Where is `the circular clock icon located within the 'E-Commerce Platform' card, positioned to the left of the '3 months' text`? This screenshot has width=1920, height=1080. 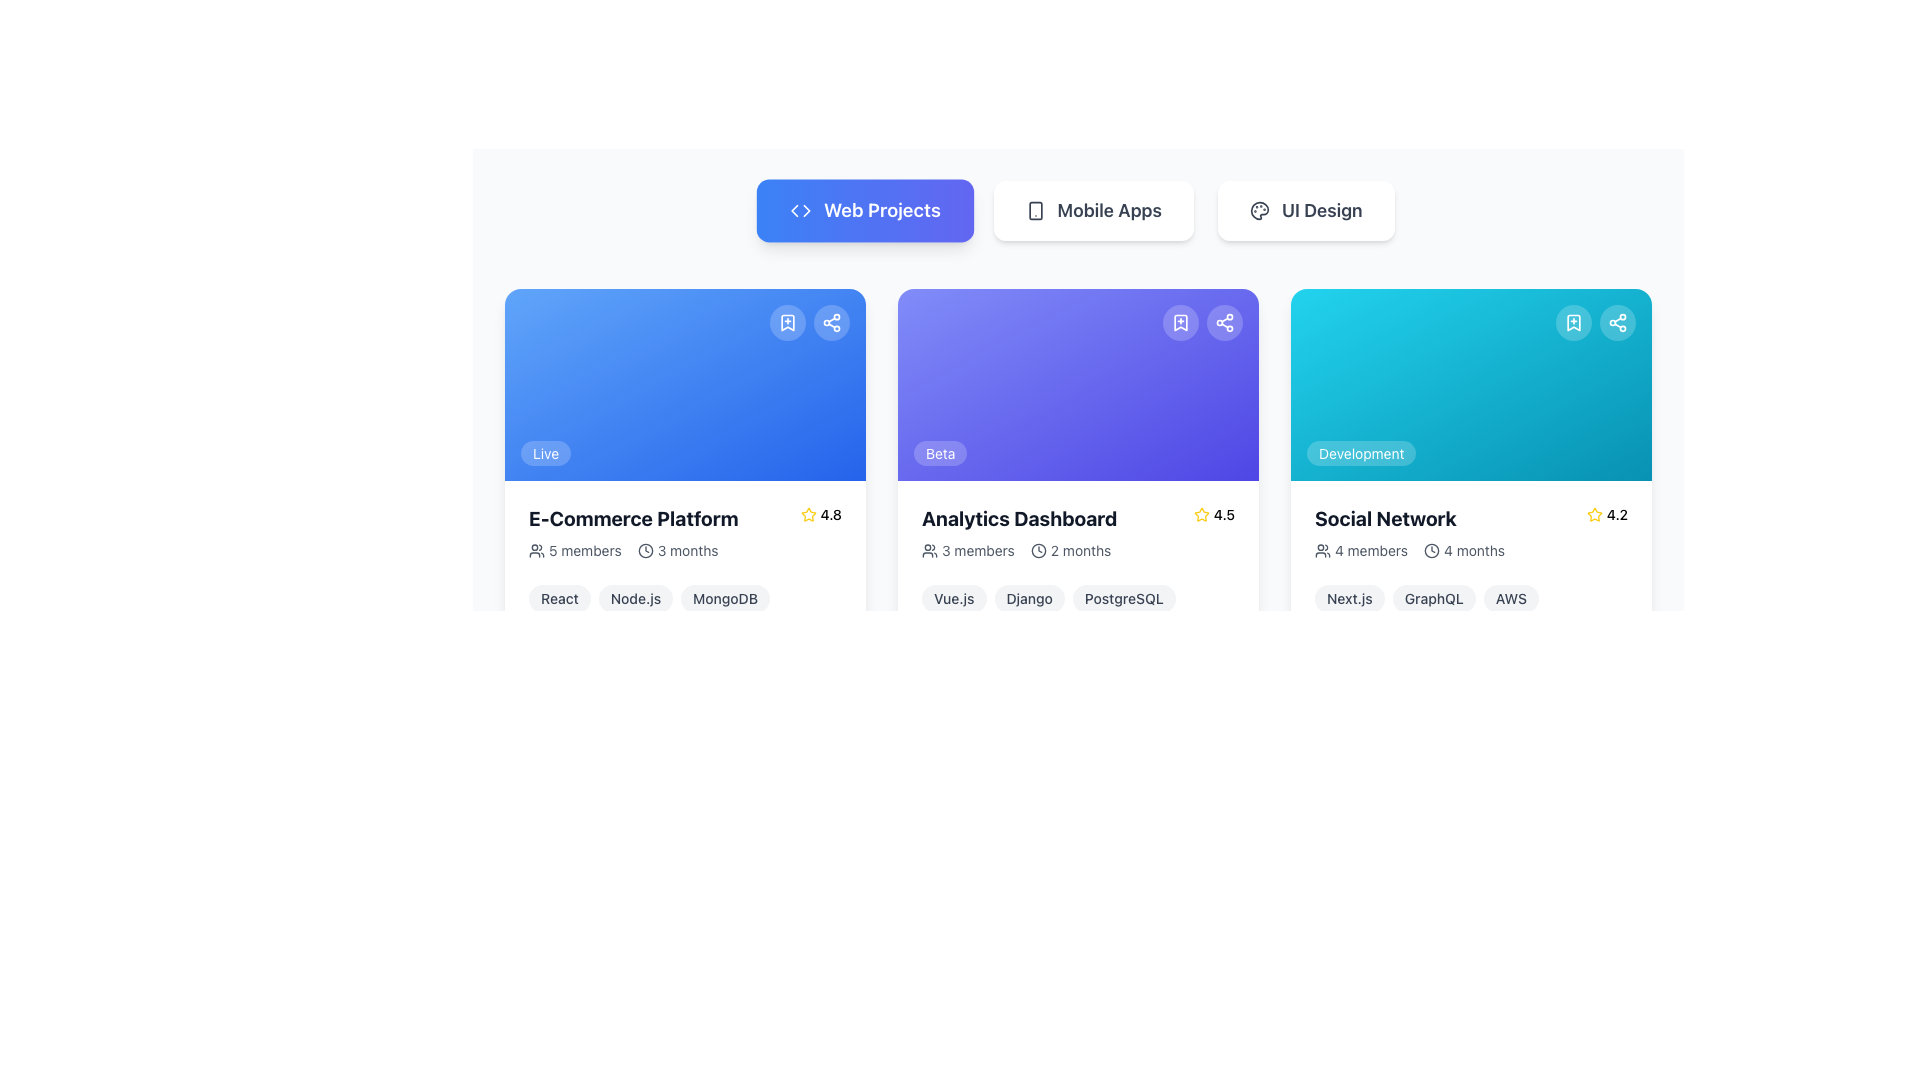 the circular clock icon located within the 'E-Commerce Platform' card, positioned to the left of the '3 months' text is located at coordinates (645, 551).